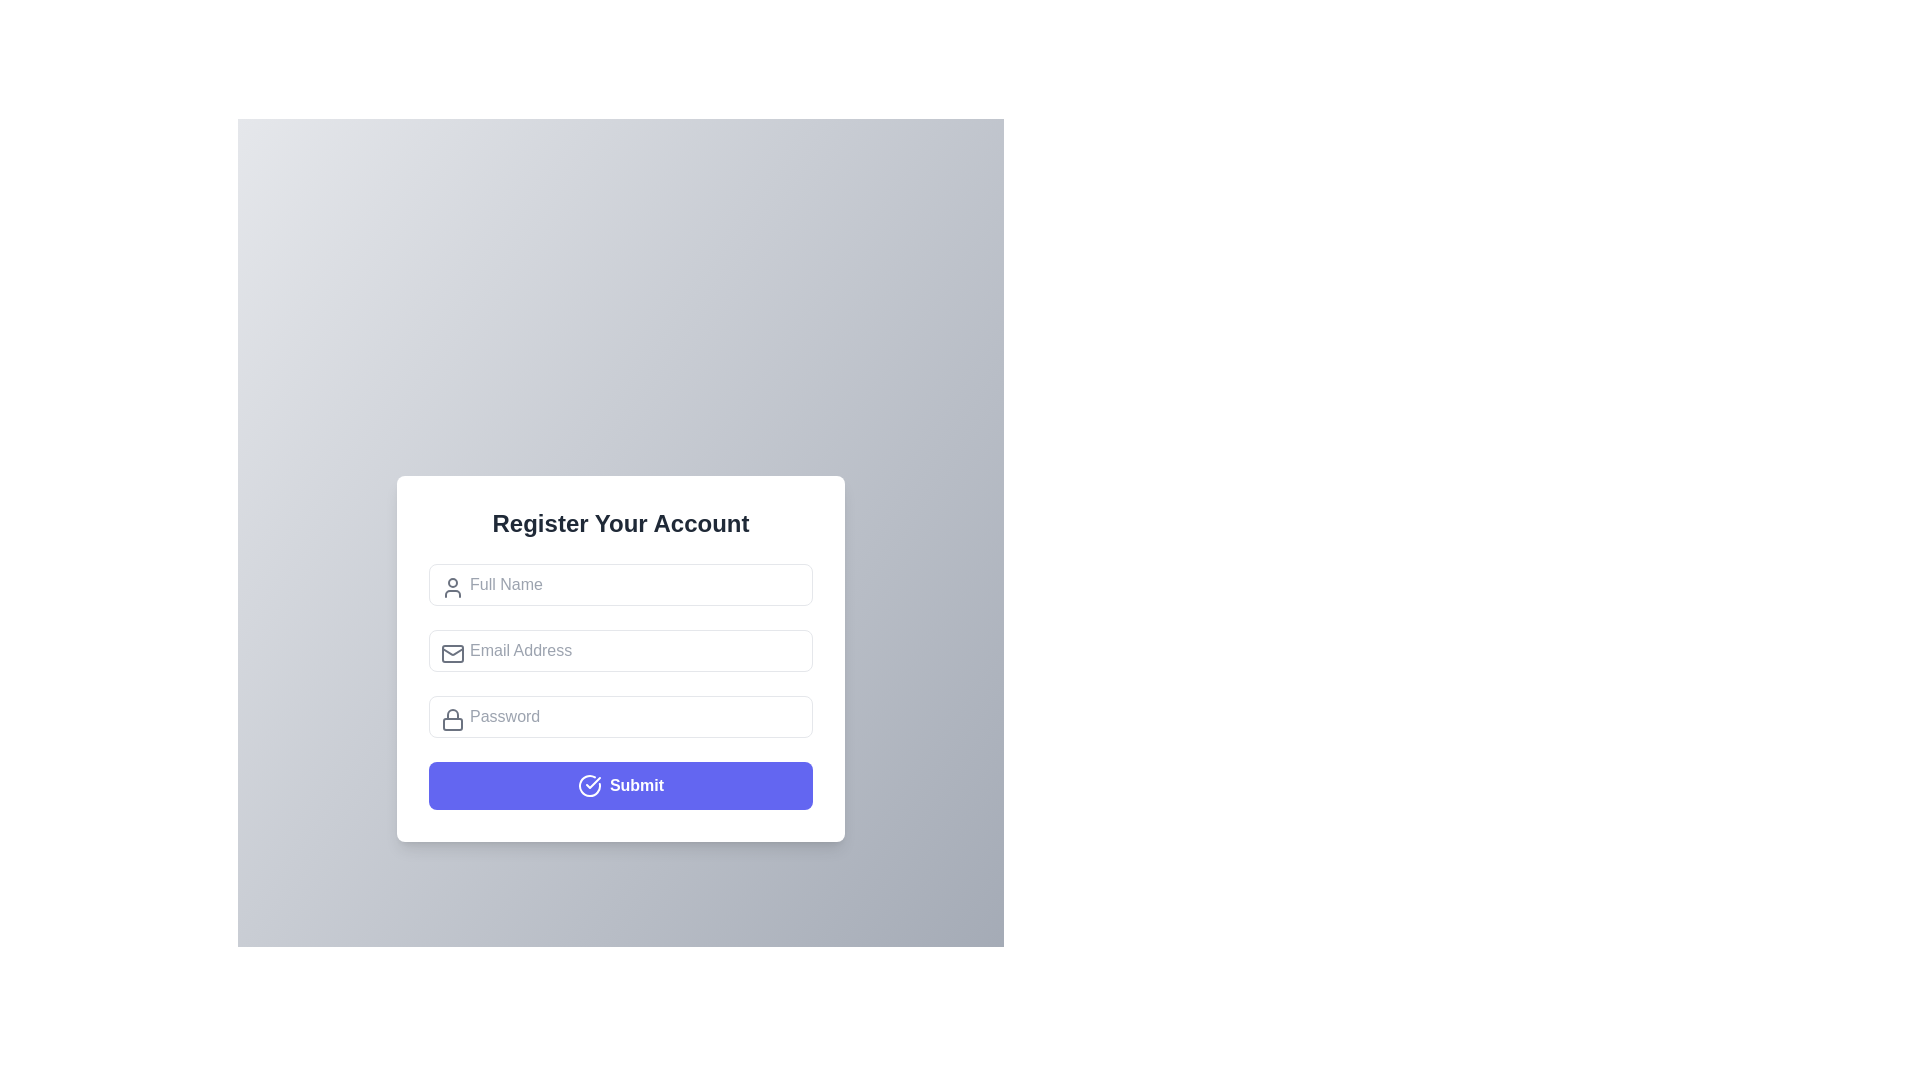  I want to click on the email envelope icon located to the left of the 'Email Address' input field in the 'Register Your Account' form interface, so click(451, 652).